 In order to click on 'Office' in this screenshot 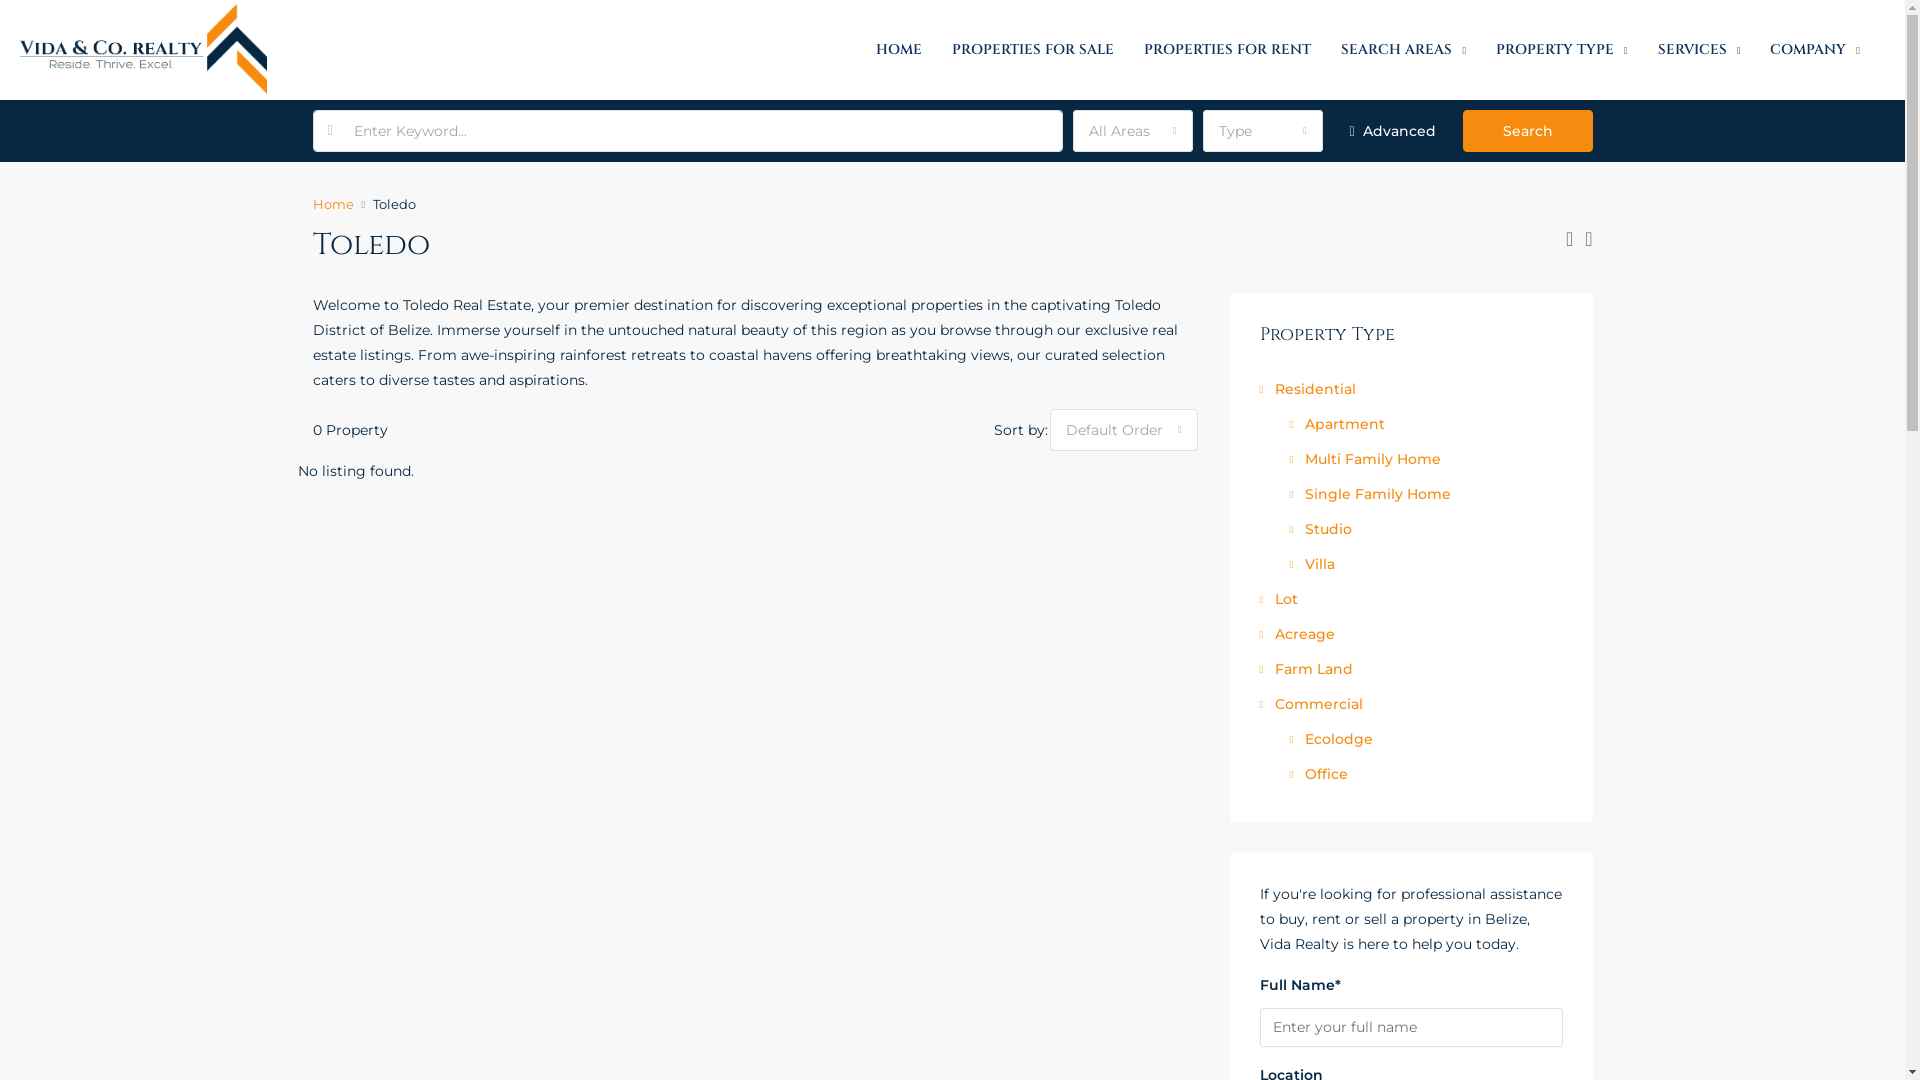, I will do `click(1290, 773)`.